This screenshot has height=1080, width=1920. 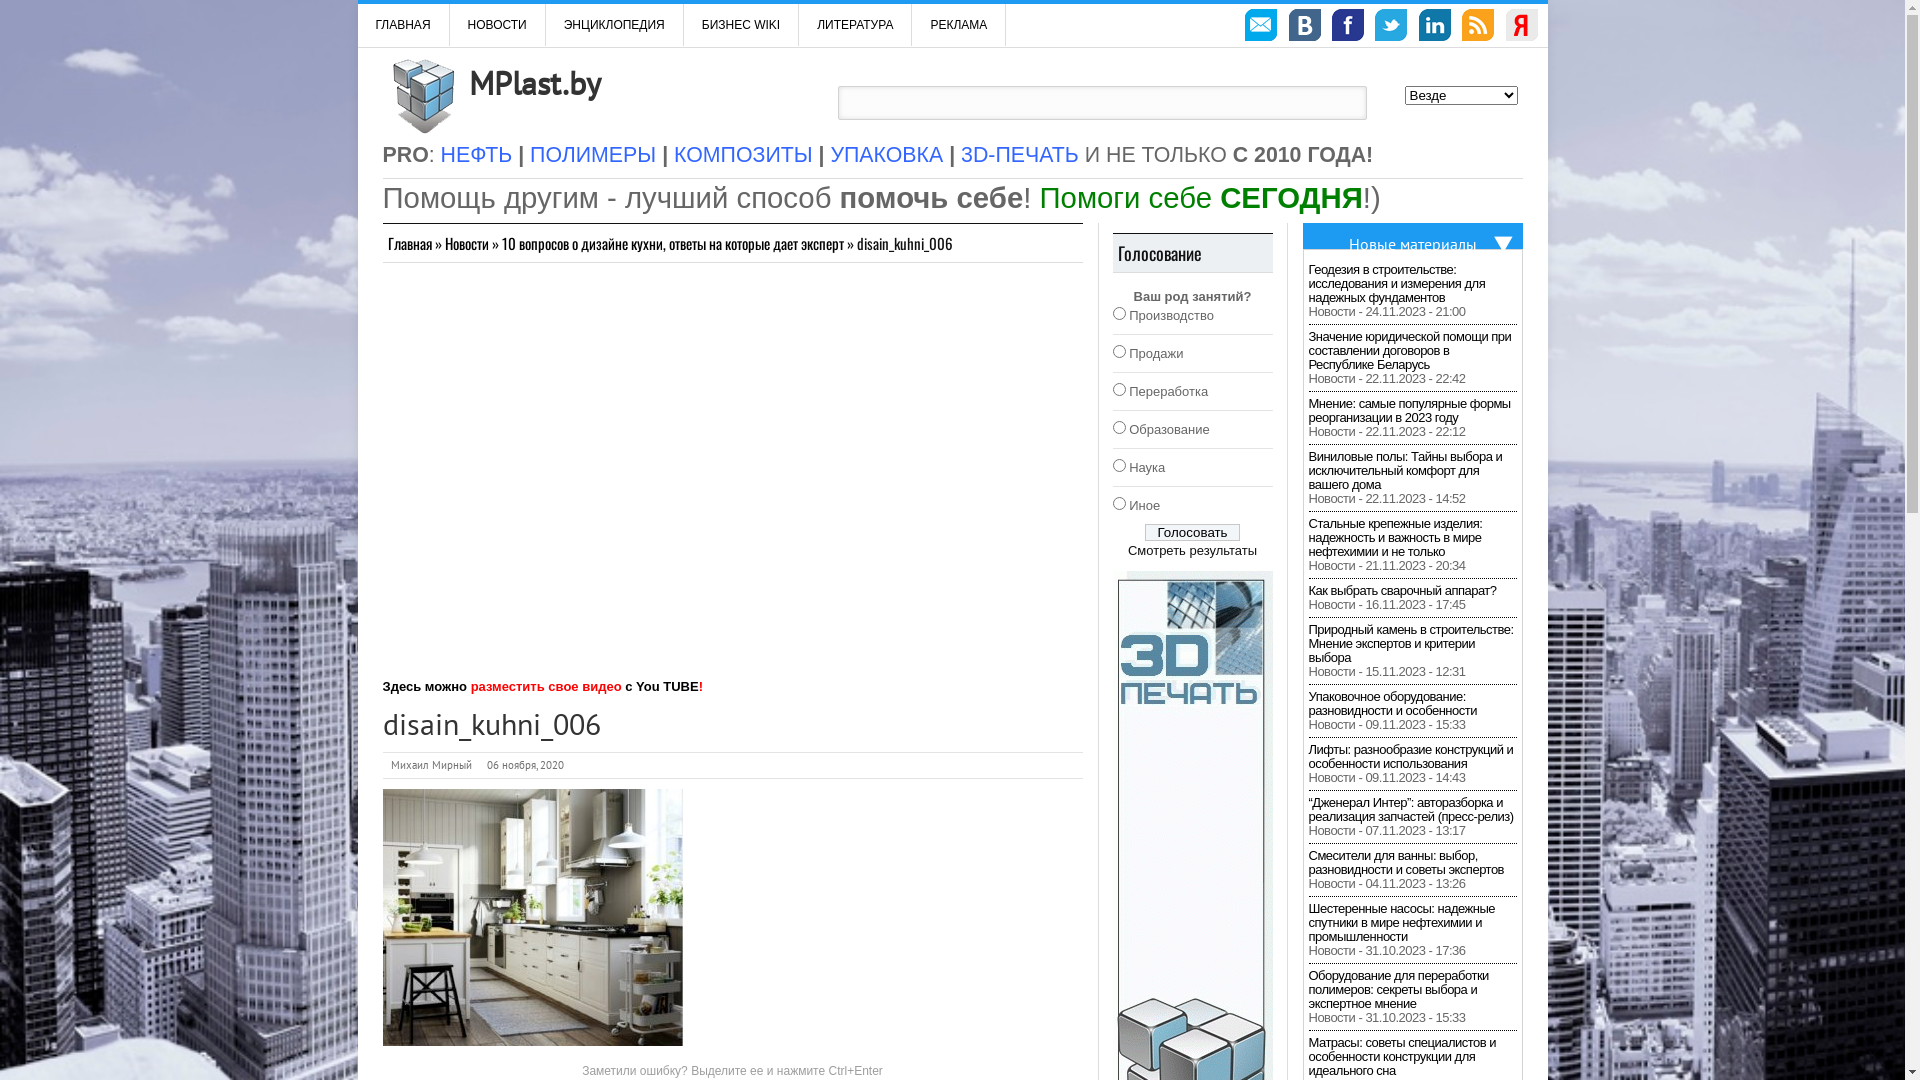 I want to click on 'Linkedin Mplast.by', so click(x=1434, y=27).